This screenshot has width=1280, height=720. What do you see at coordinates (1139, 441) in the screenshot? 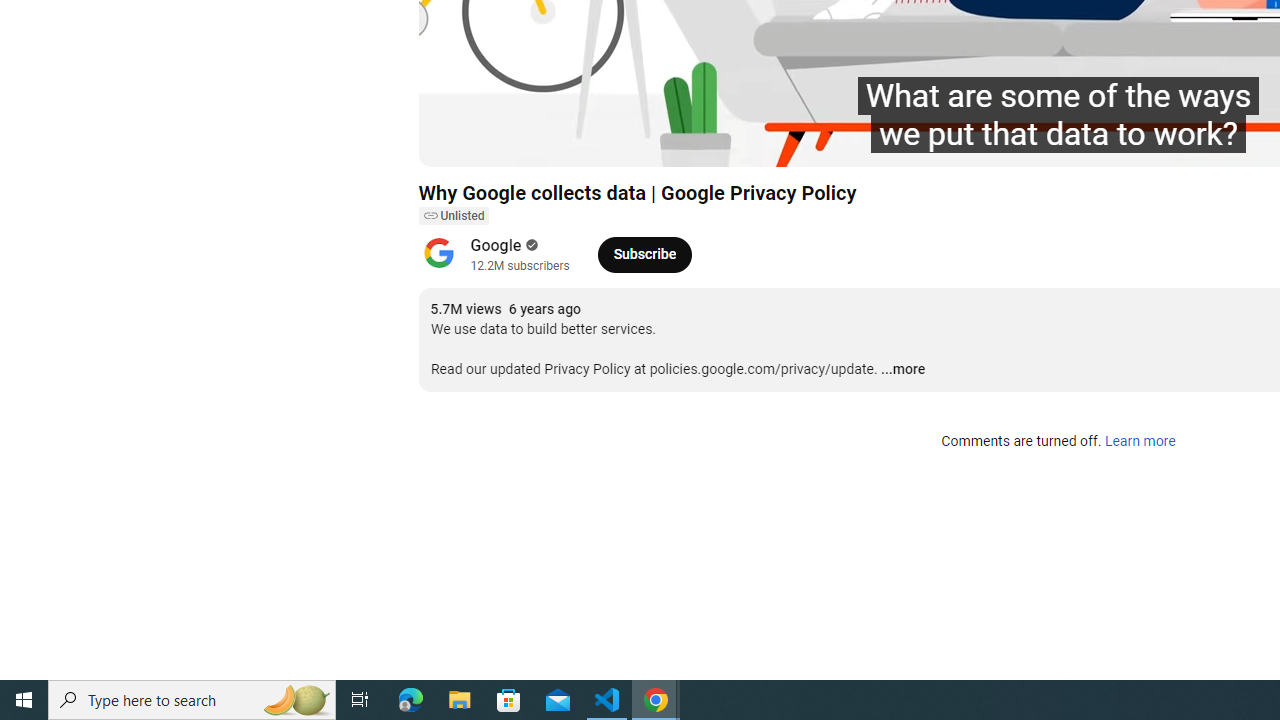
I see `'Learn more'` at bounding box center [1139, 441].